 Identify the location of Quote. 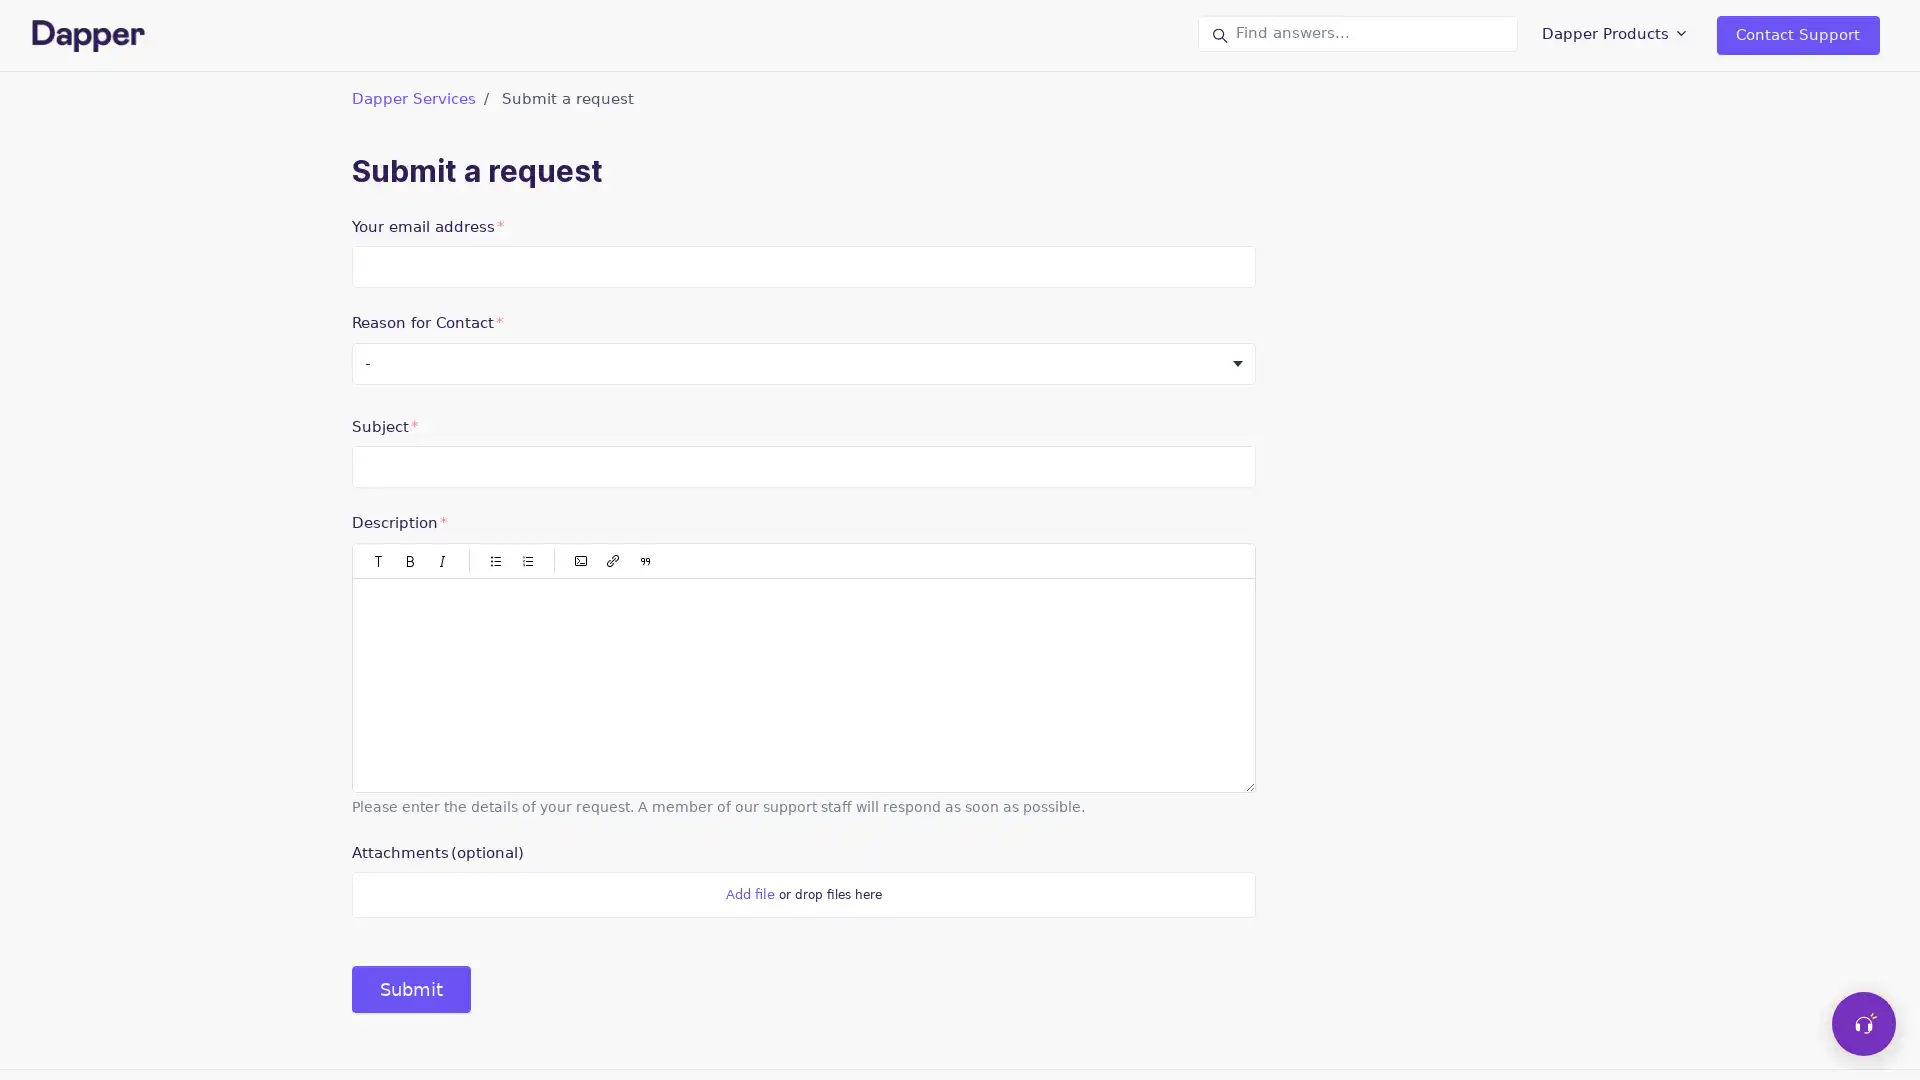
(644, 560).